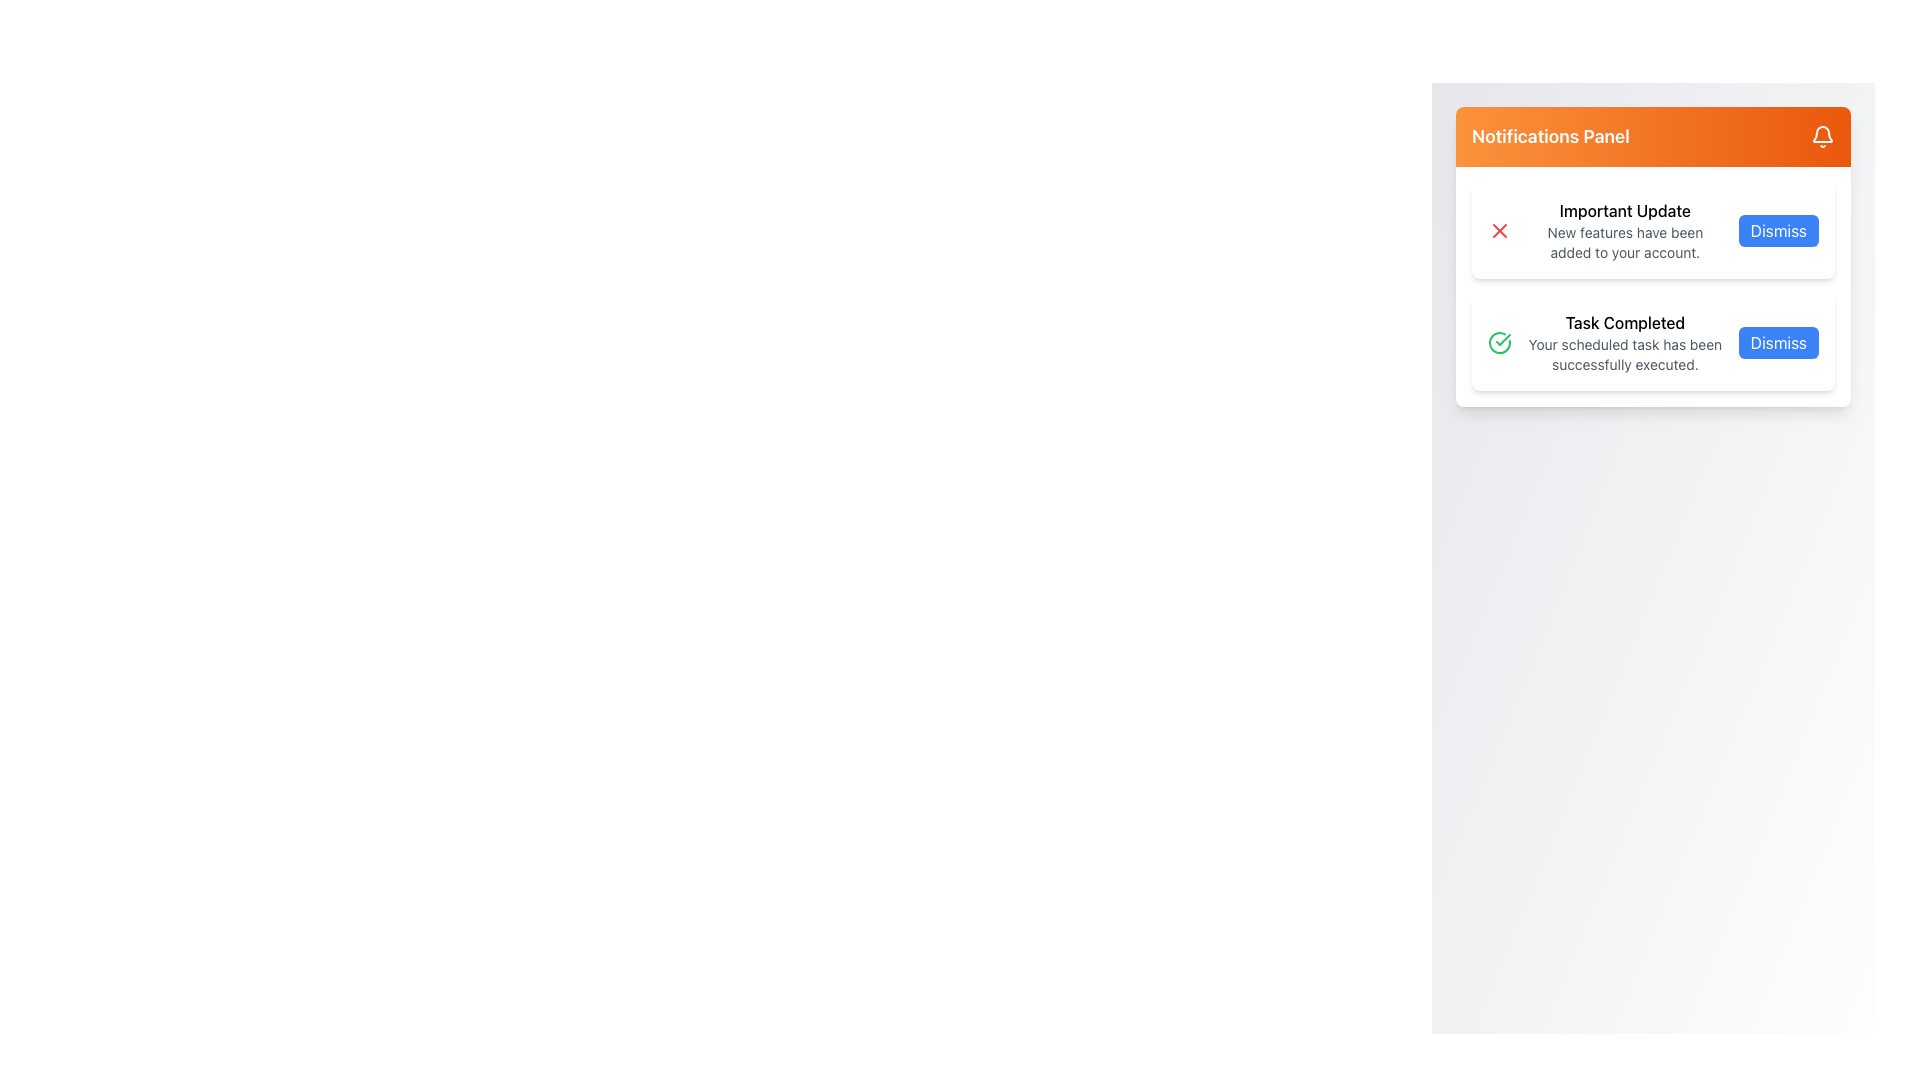  What do you see at coordinates (1778, 230) in the screenshot?
I see `the dismiss button located in the 'Important Update' notification block` at bounding box center [1778, 230].